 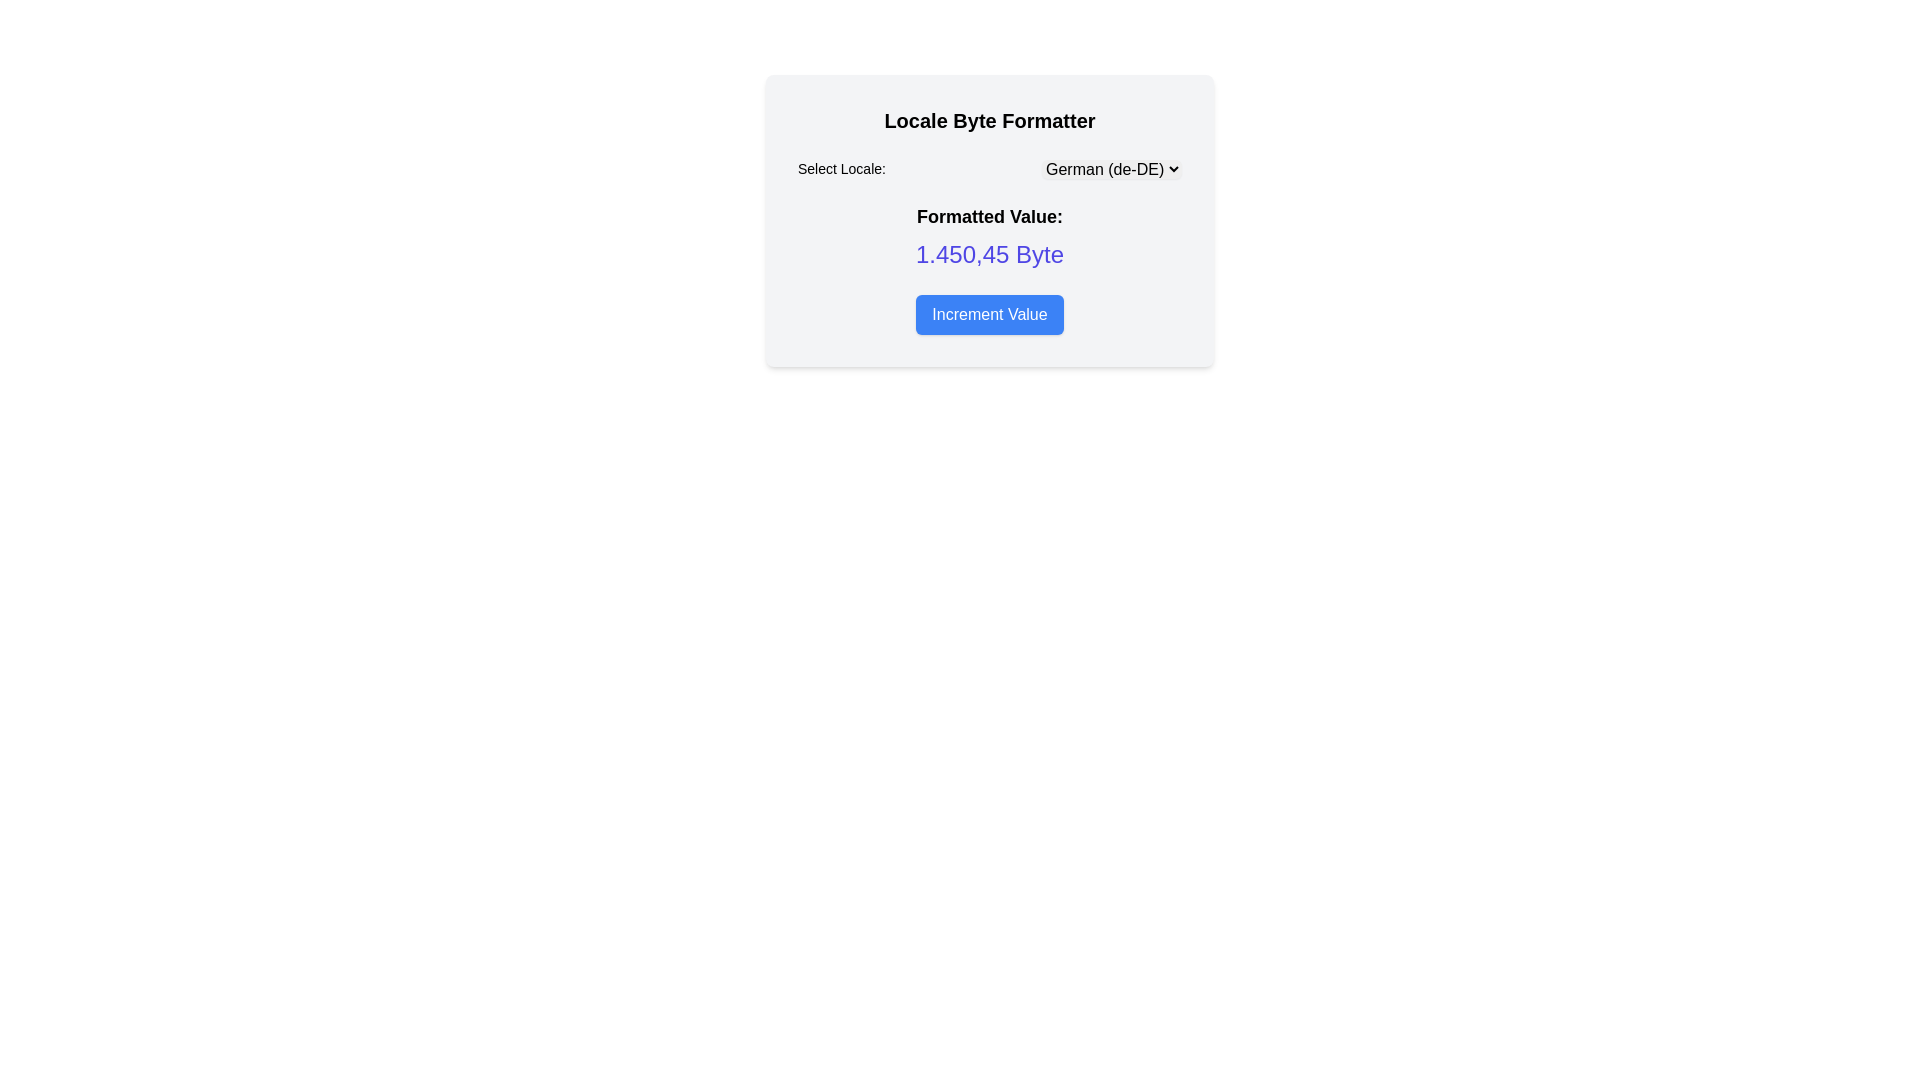 I want to click on the dropdown menu labeled 'Select Locale:', so click(x=1111, y=168).